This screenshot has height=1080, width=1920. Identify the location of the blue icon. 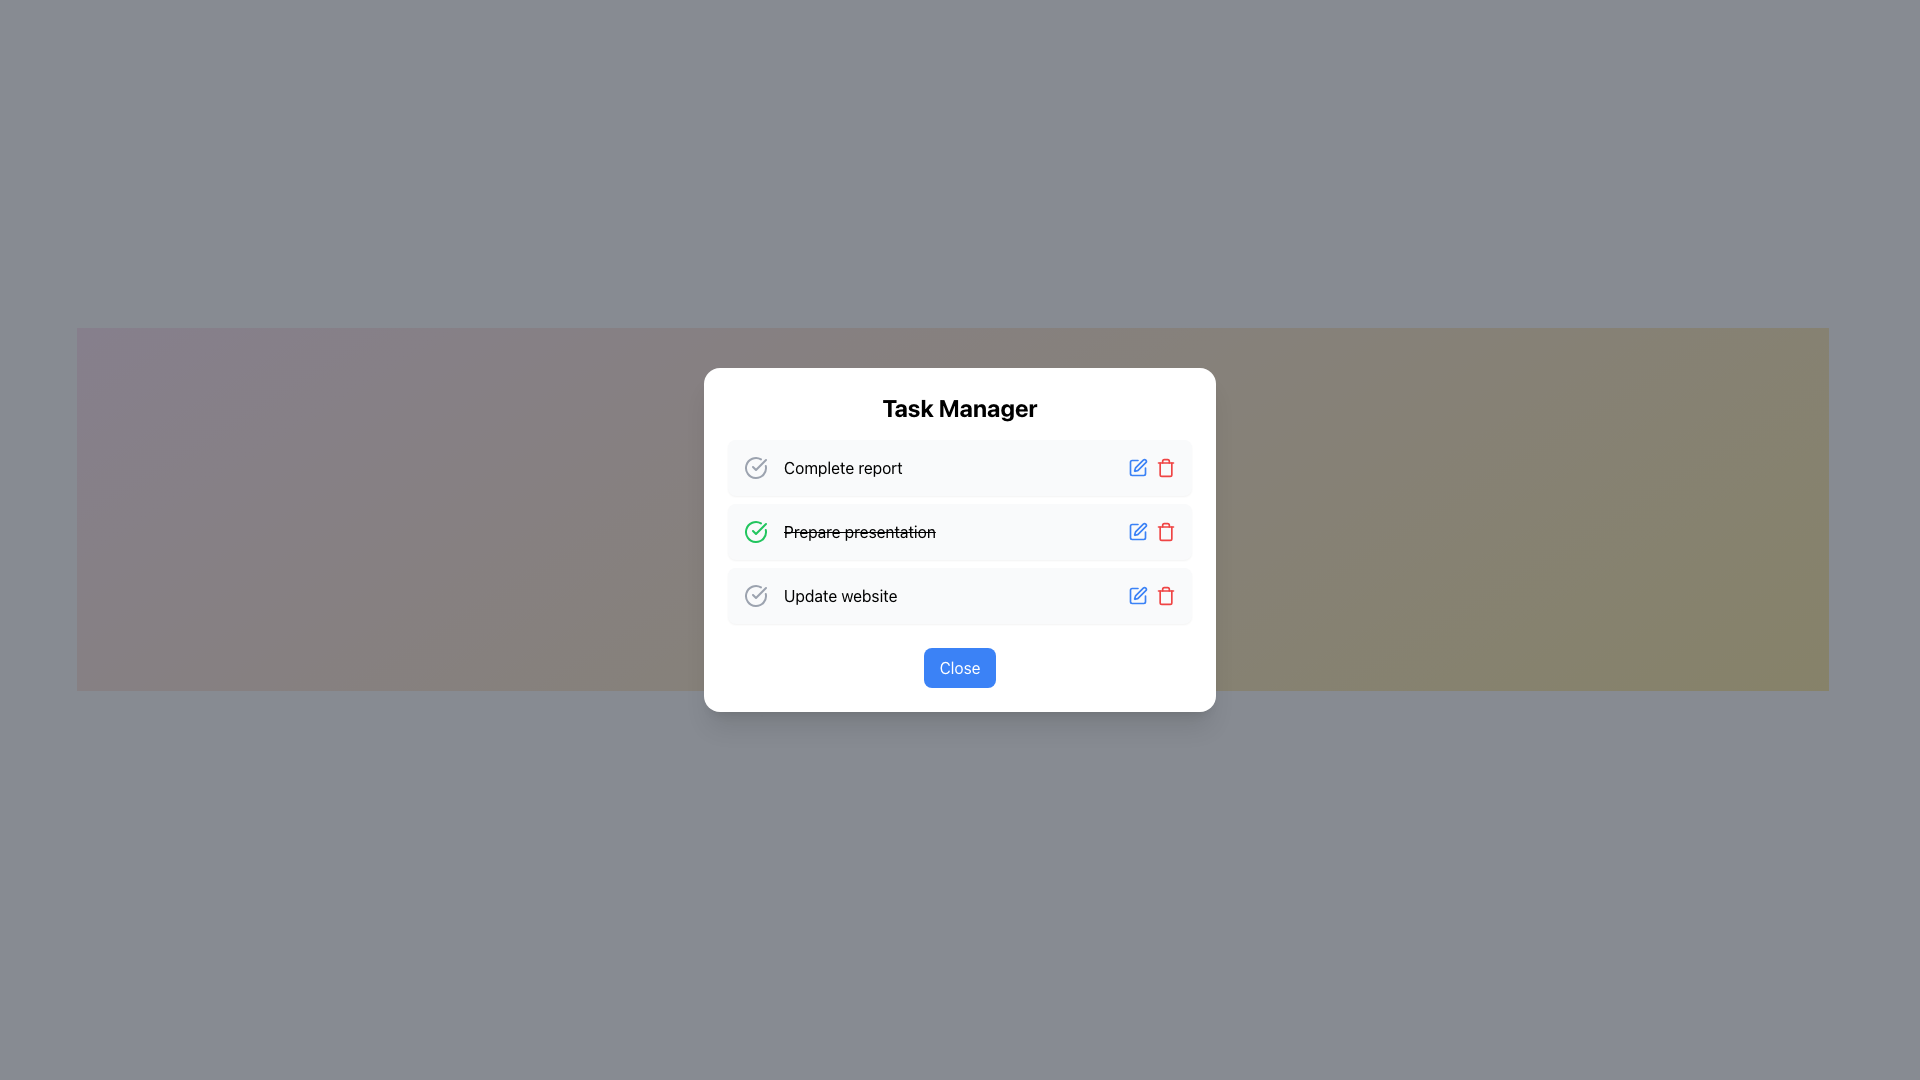
(1152, 595).